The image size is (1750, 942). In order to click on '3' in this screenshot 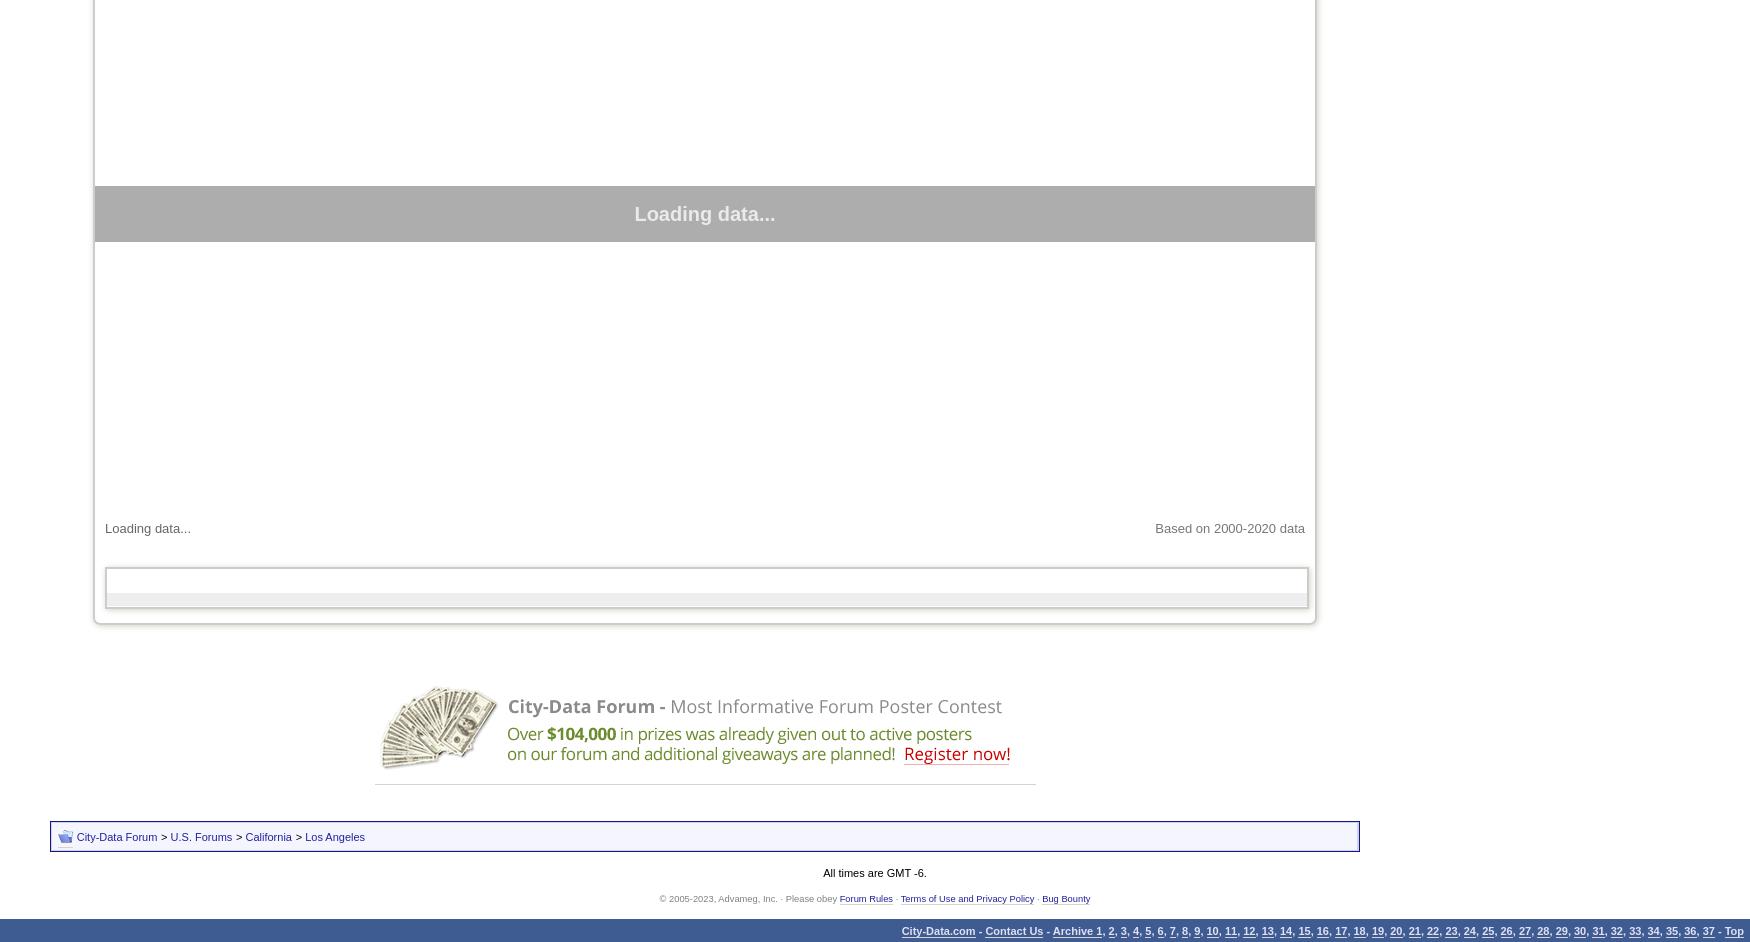, I will do `click(1122, 929)`.